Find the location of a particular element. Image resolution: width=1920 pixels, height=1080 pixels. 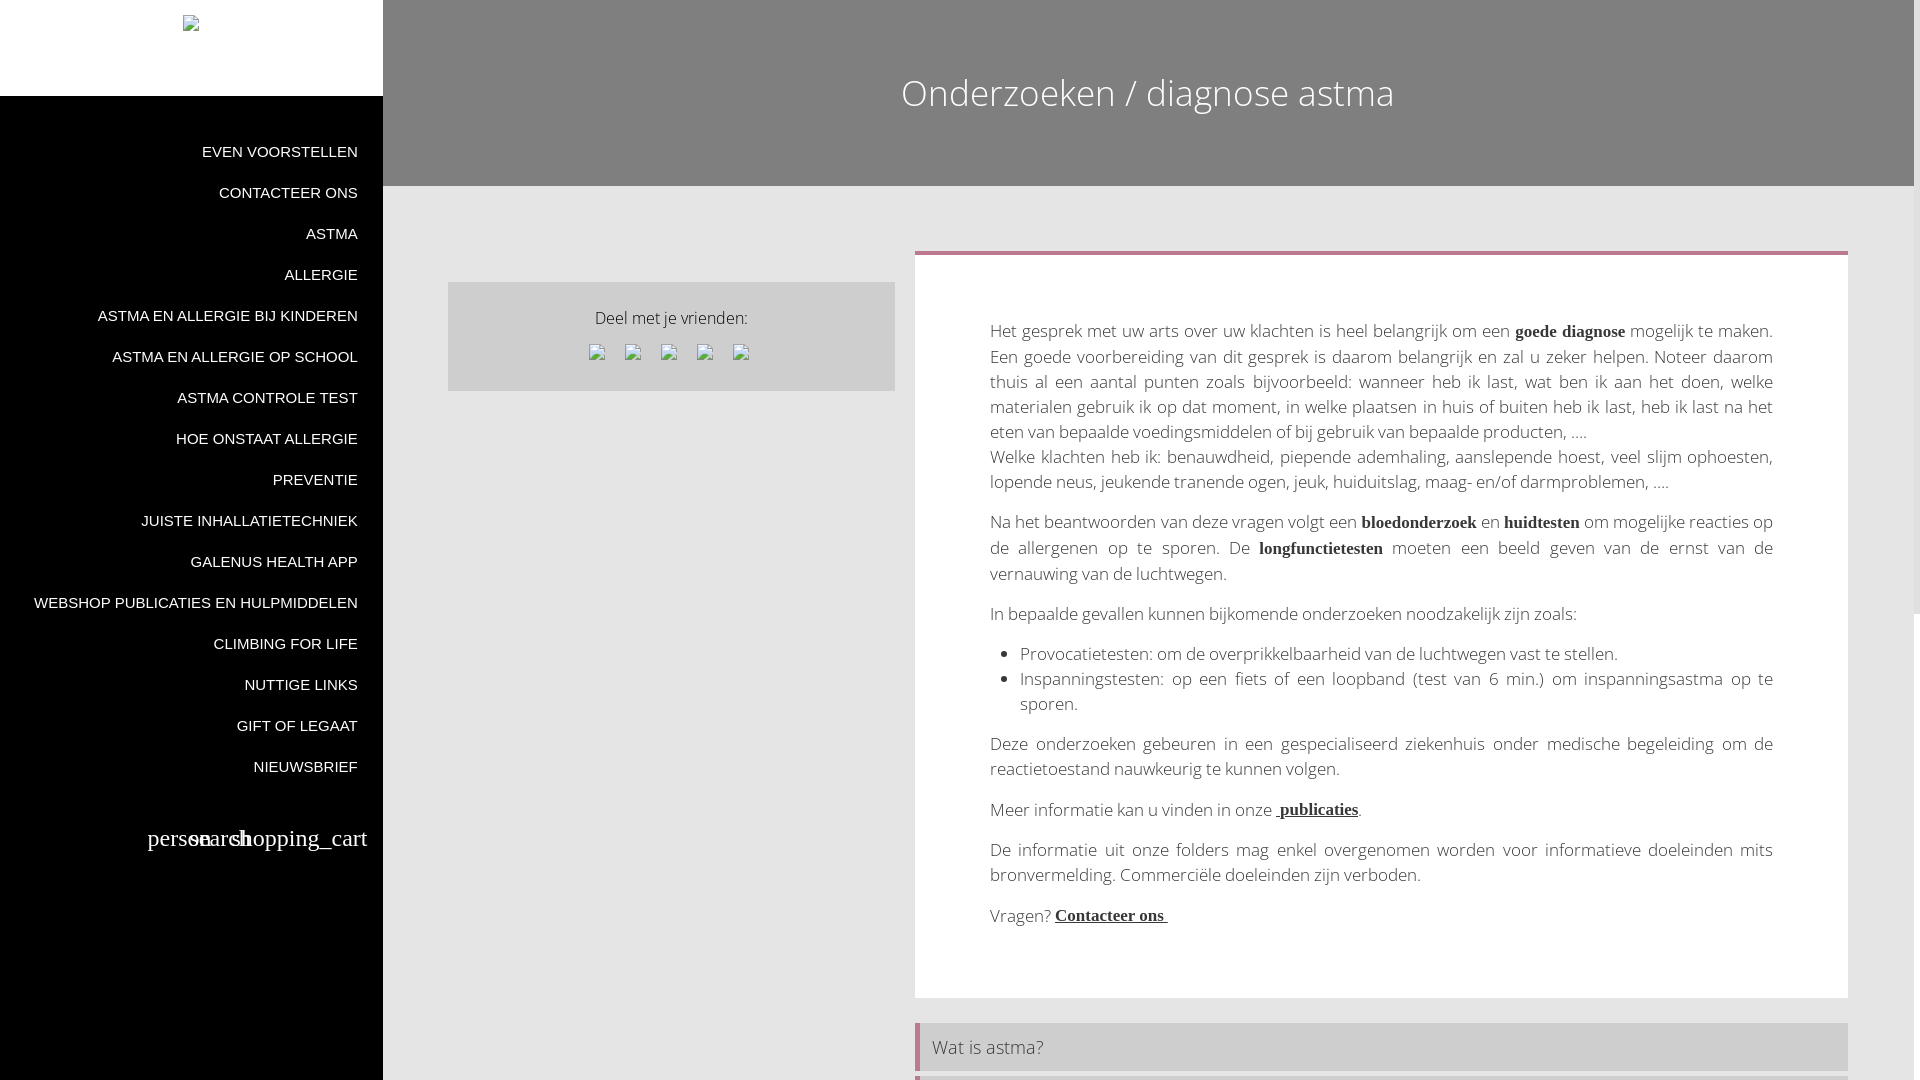

'PREVENTIE' is located at coordinates (191, 479).